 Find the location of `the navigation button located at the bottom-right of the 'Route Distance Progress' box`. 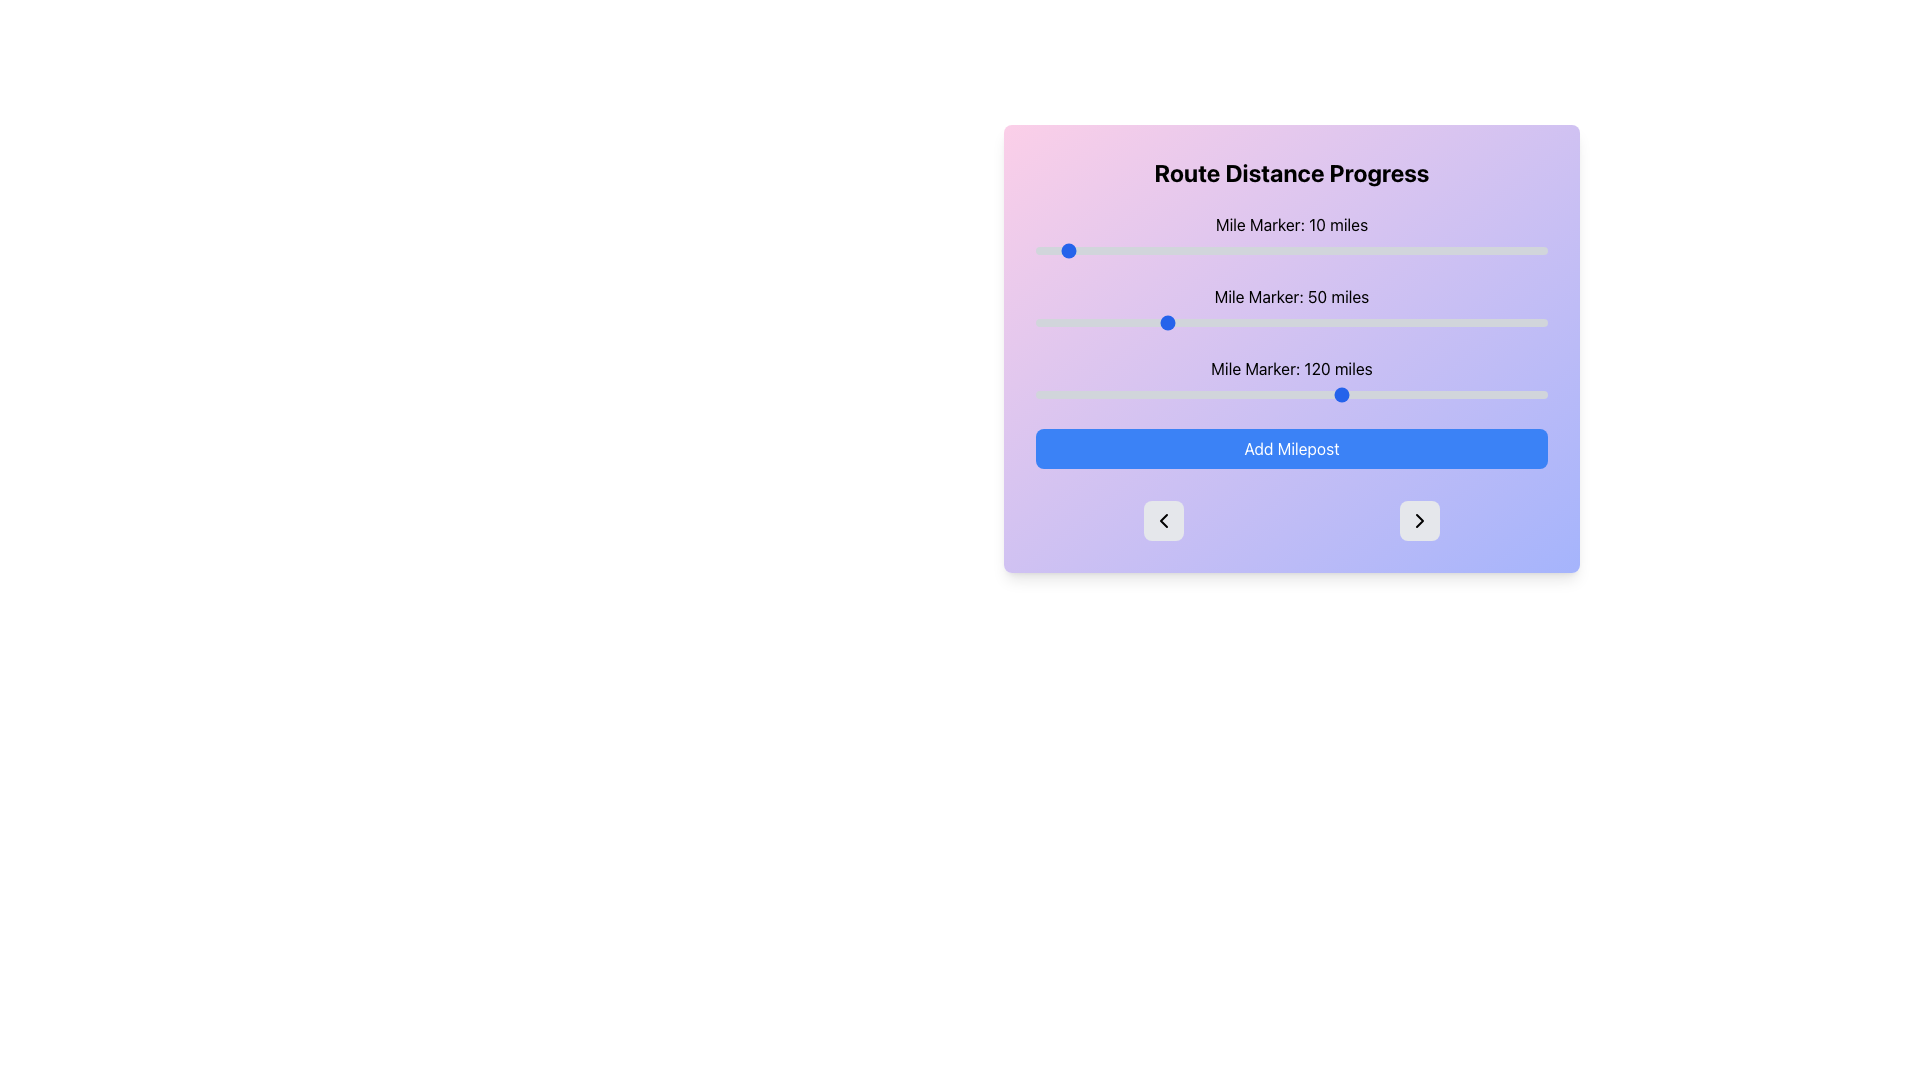

the navigation button located at the bottom-right of the 'Route Distance Progress' box is located at coordinates (1419, 519).